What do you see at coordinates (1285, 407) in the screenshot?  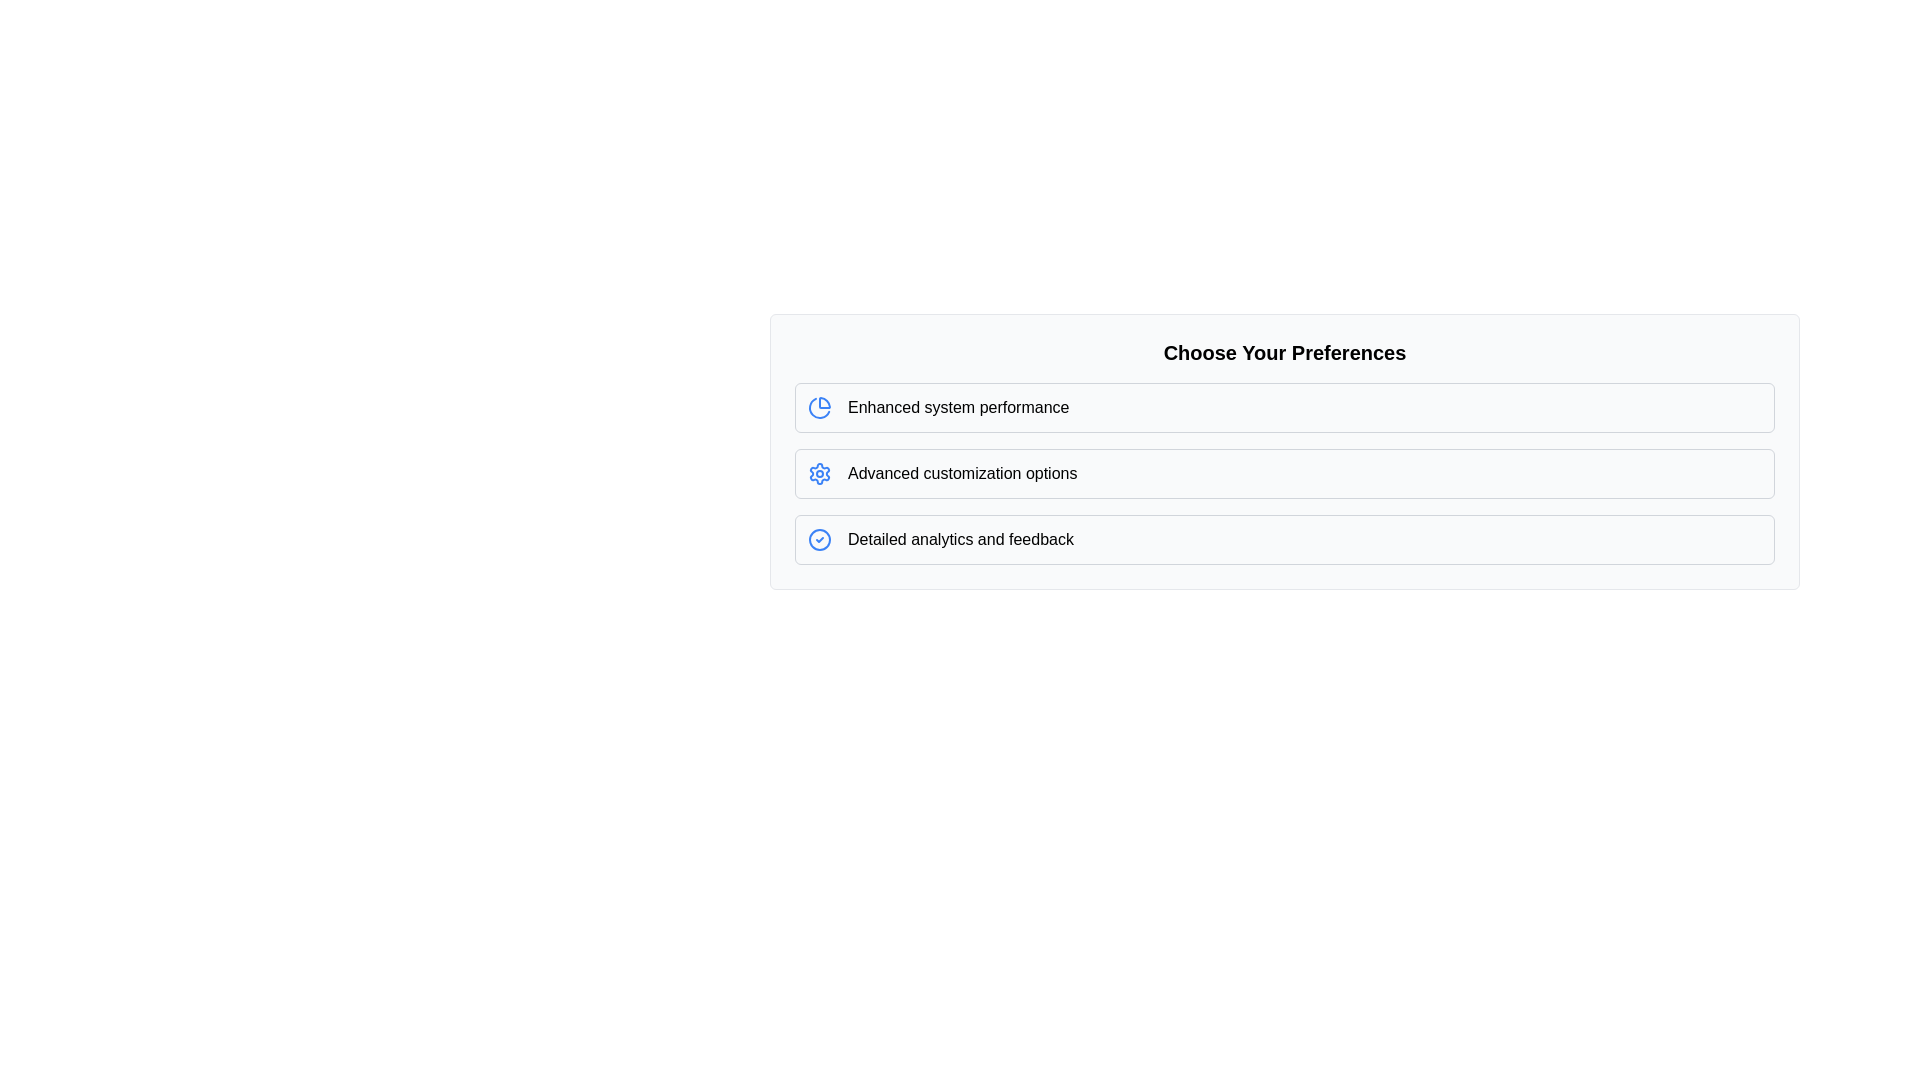 I see `the first selectable option for 'Enhanced system performance' in the vertical list` at bounding box center [1285, 407].